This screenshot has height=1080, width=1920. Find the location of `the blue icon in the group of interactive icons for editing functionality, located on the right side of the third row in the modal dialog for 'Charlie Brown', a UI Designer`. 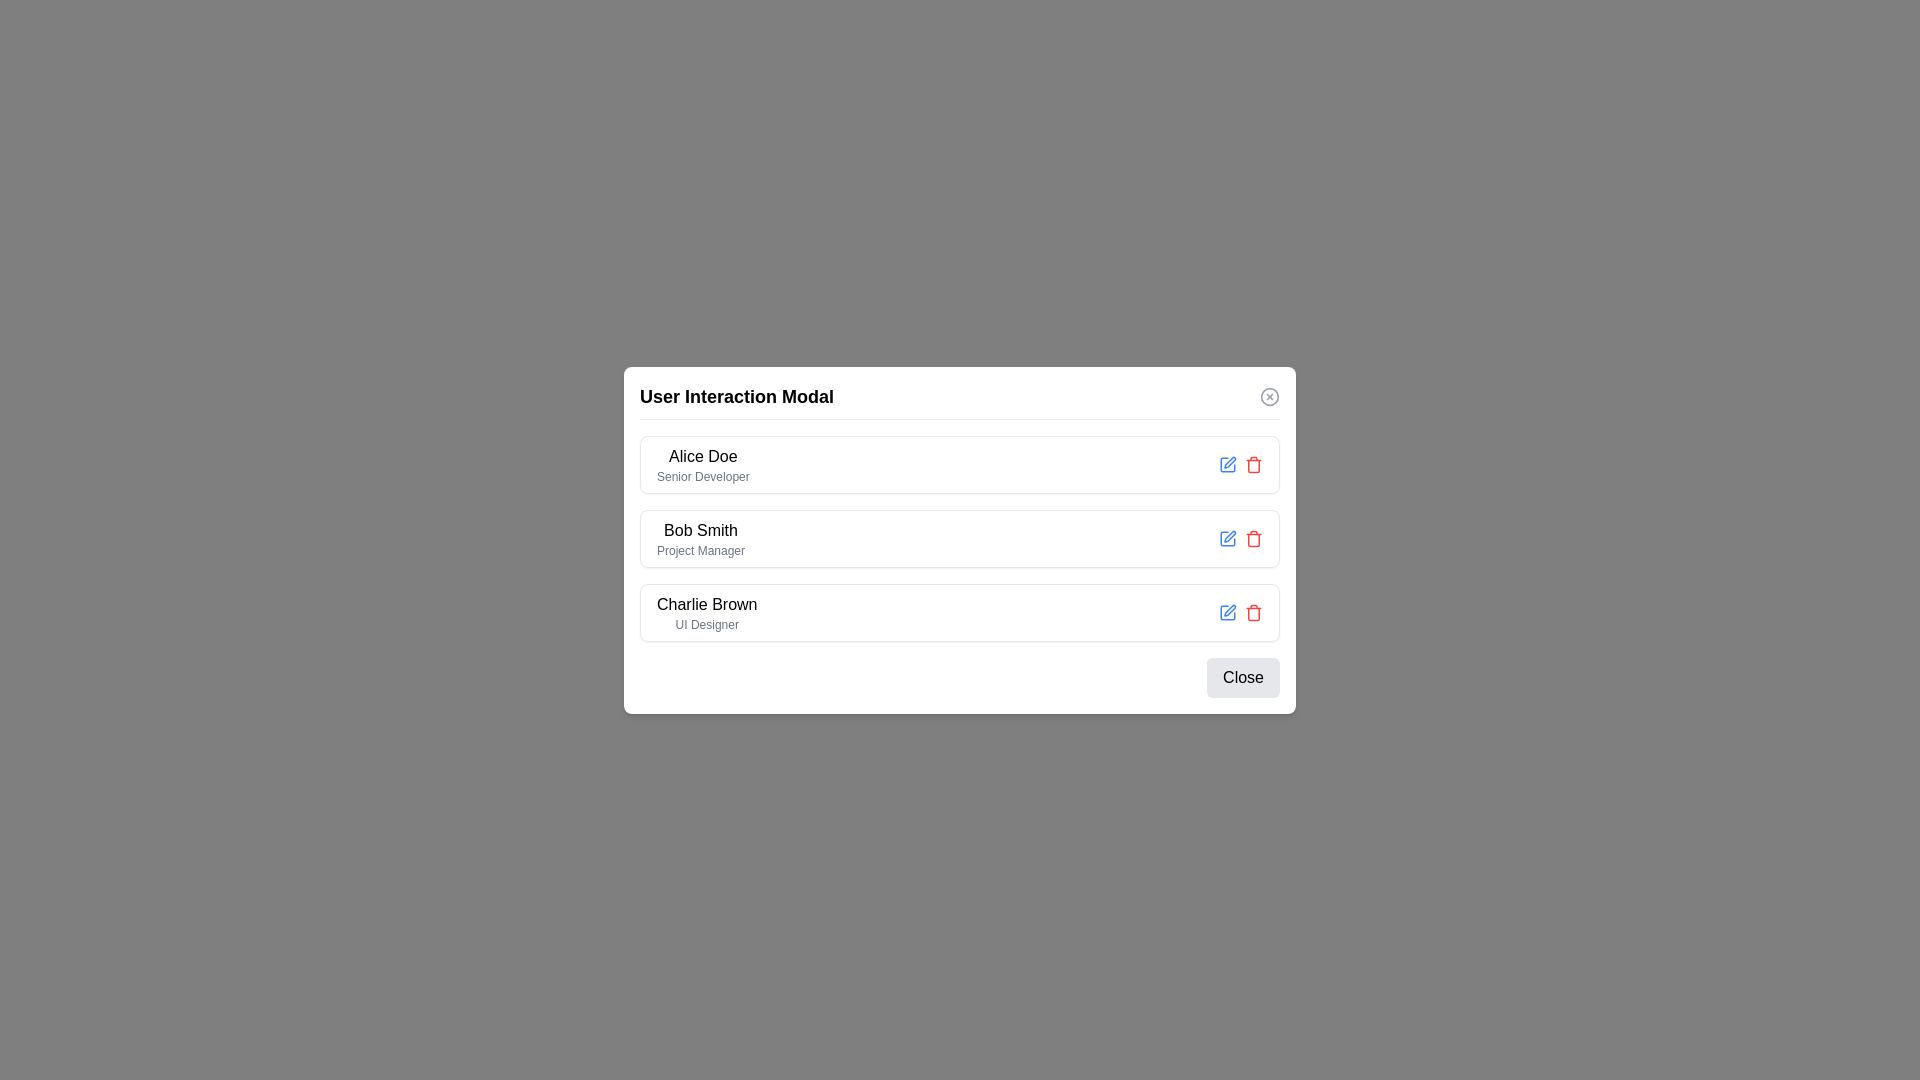

the blue icon in the group of interactive icons for editing functionality, located on the right side of the third row in the modal dialog for 'Charlie Brown', a UI Designer is located at coordinates (1240, 611).